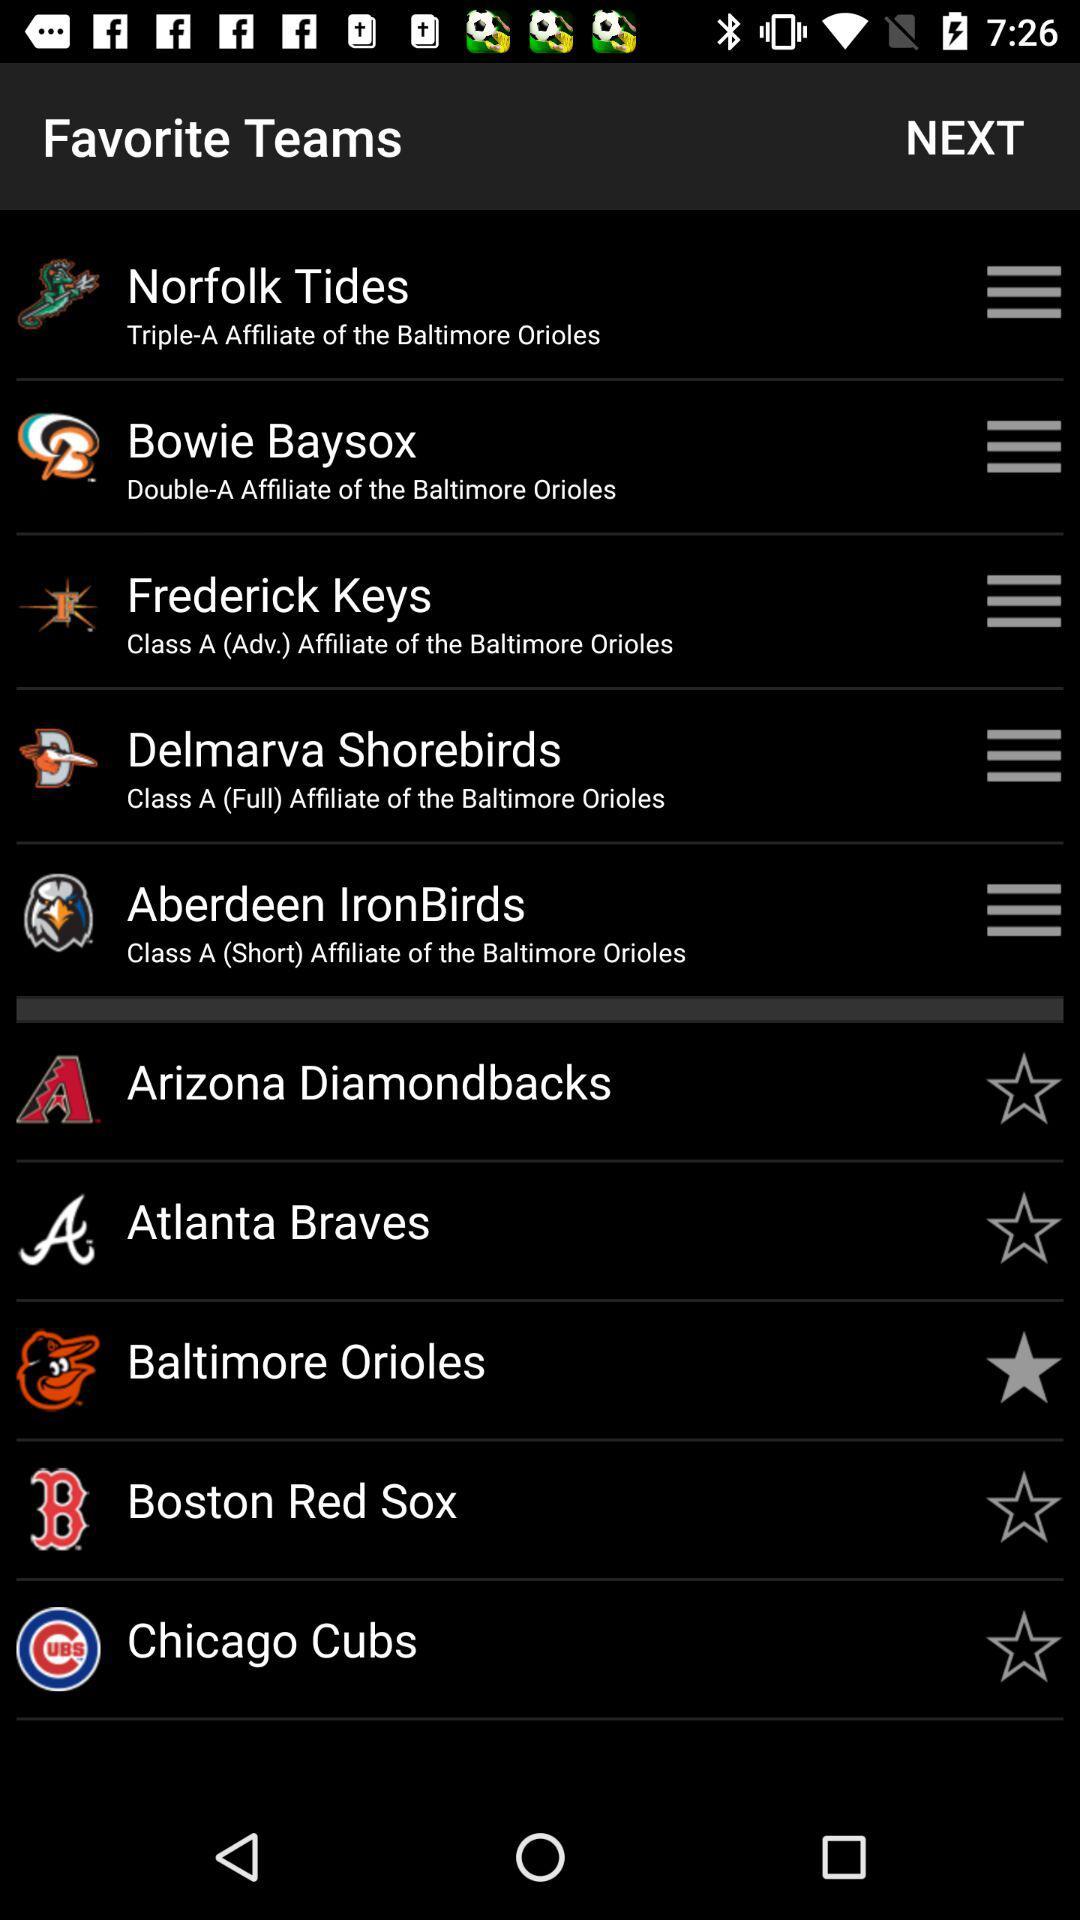  Describe the element at coordinates (963, 135) in the screenshot. I see `next button` at that location.